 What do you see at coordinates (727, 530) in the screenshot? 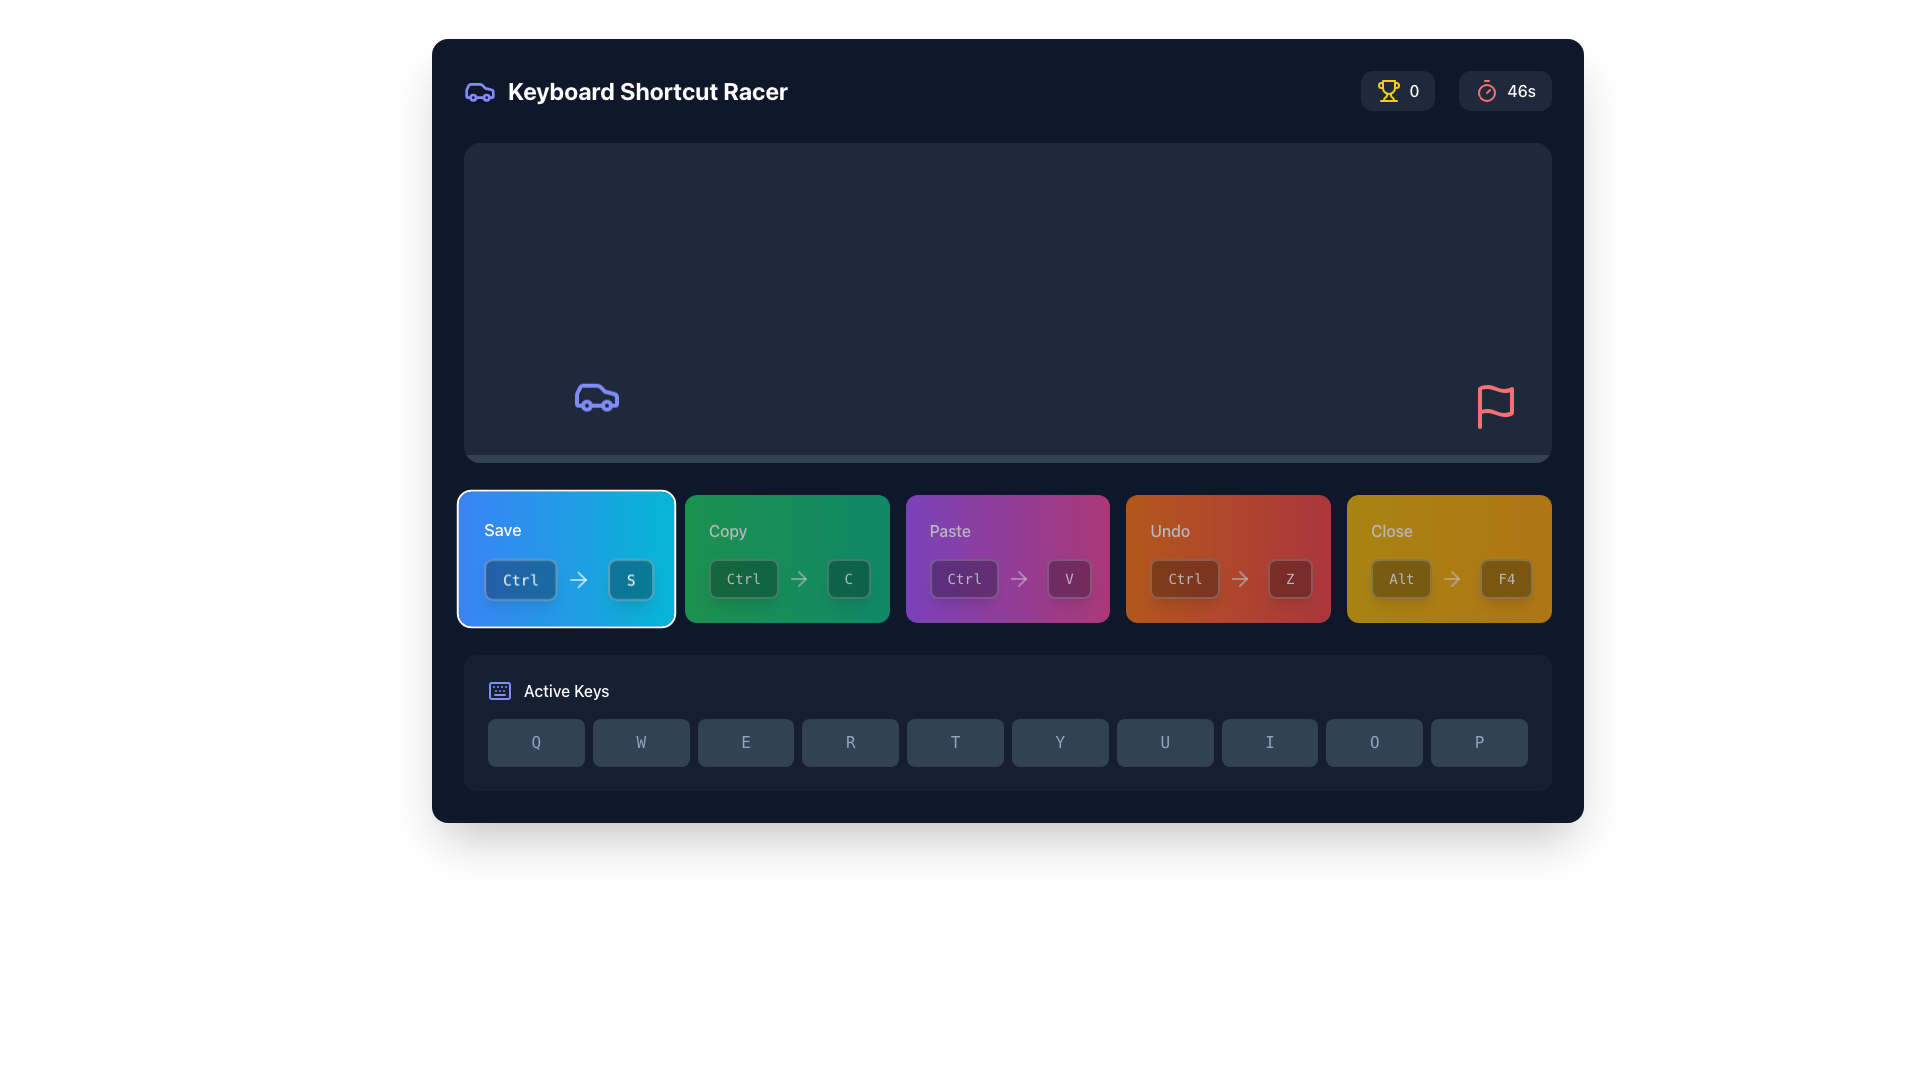
I see `the 'Copy' text label, which is displayed in white on a green rectangular button, located between the 'Save' and 'Paste' buttons` at bounding box center [727, 530].